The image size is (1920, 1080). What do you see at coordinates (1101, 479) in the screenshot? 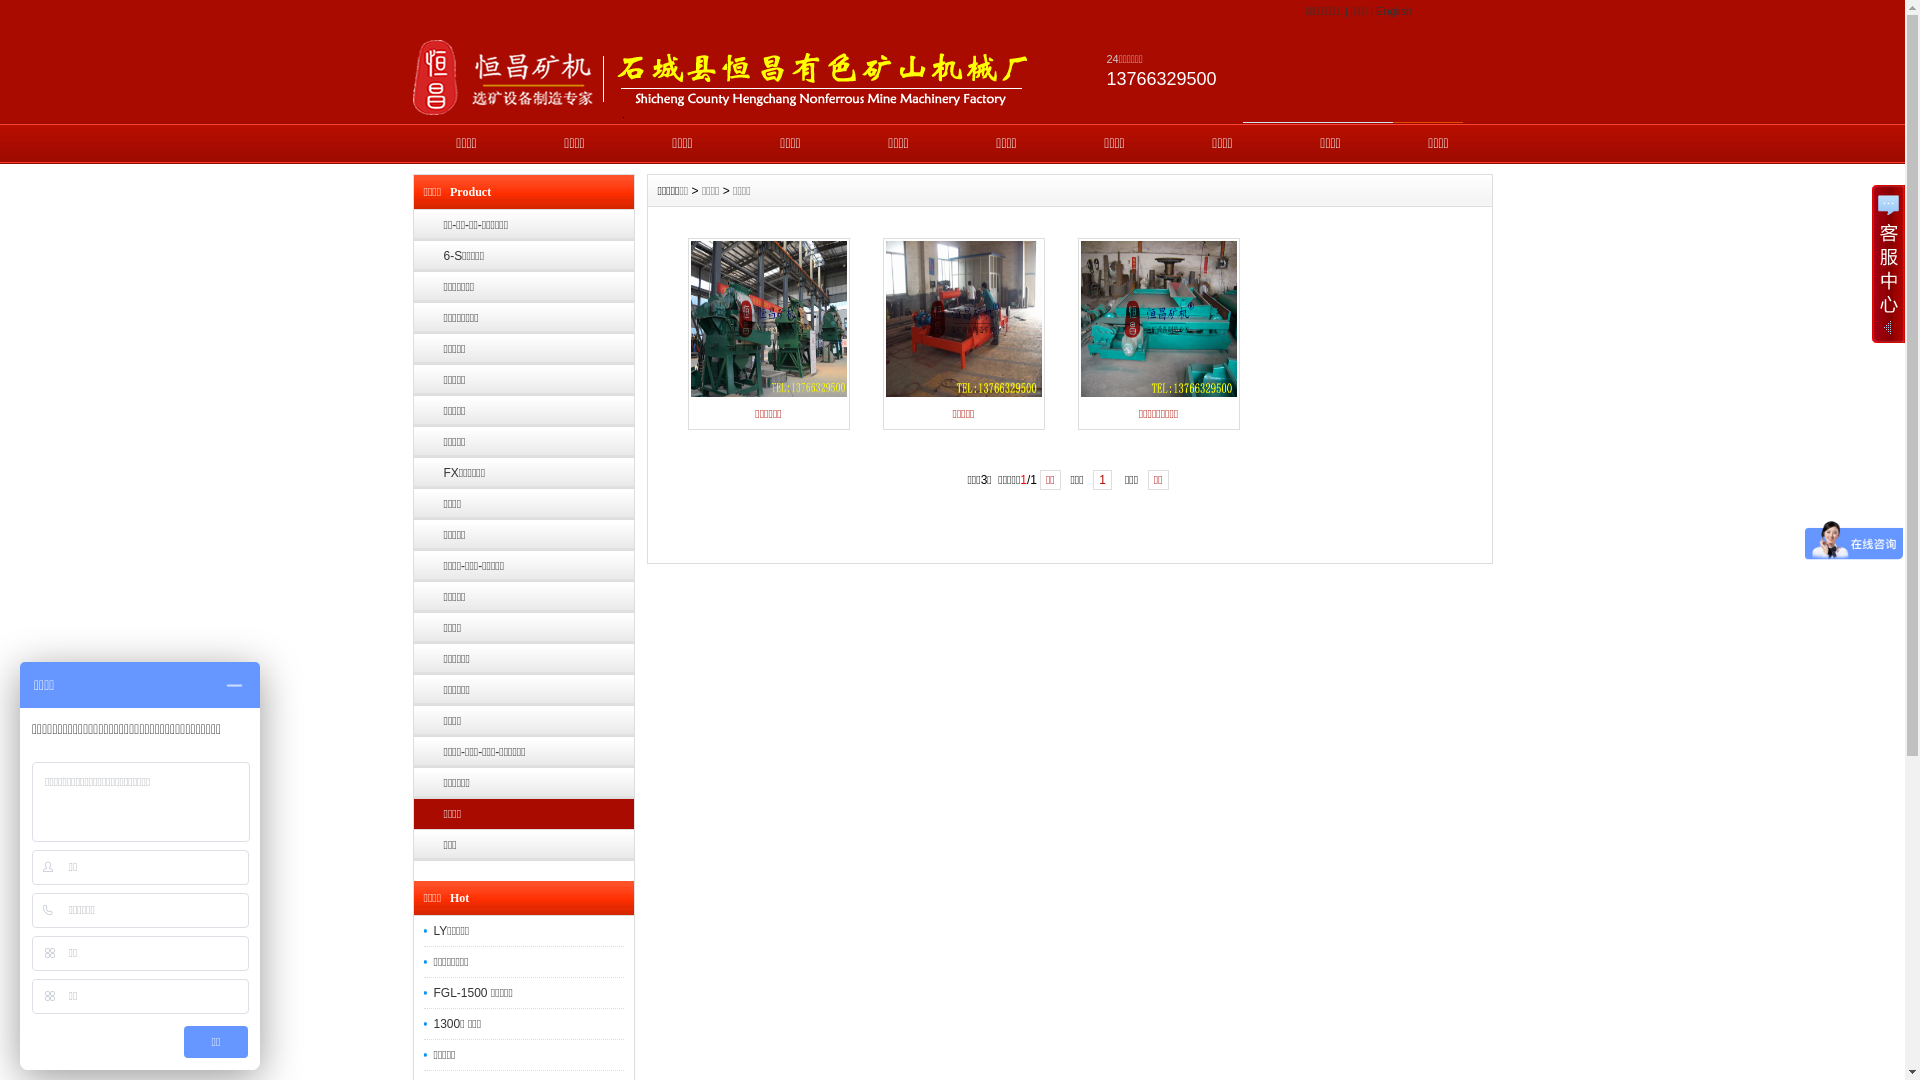
I see `'1'` at bounding box center [1101, 479].